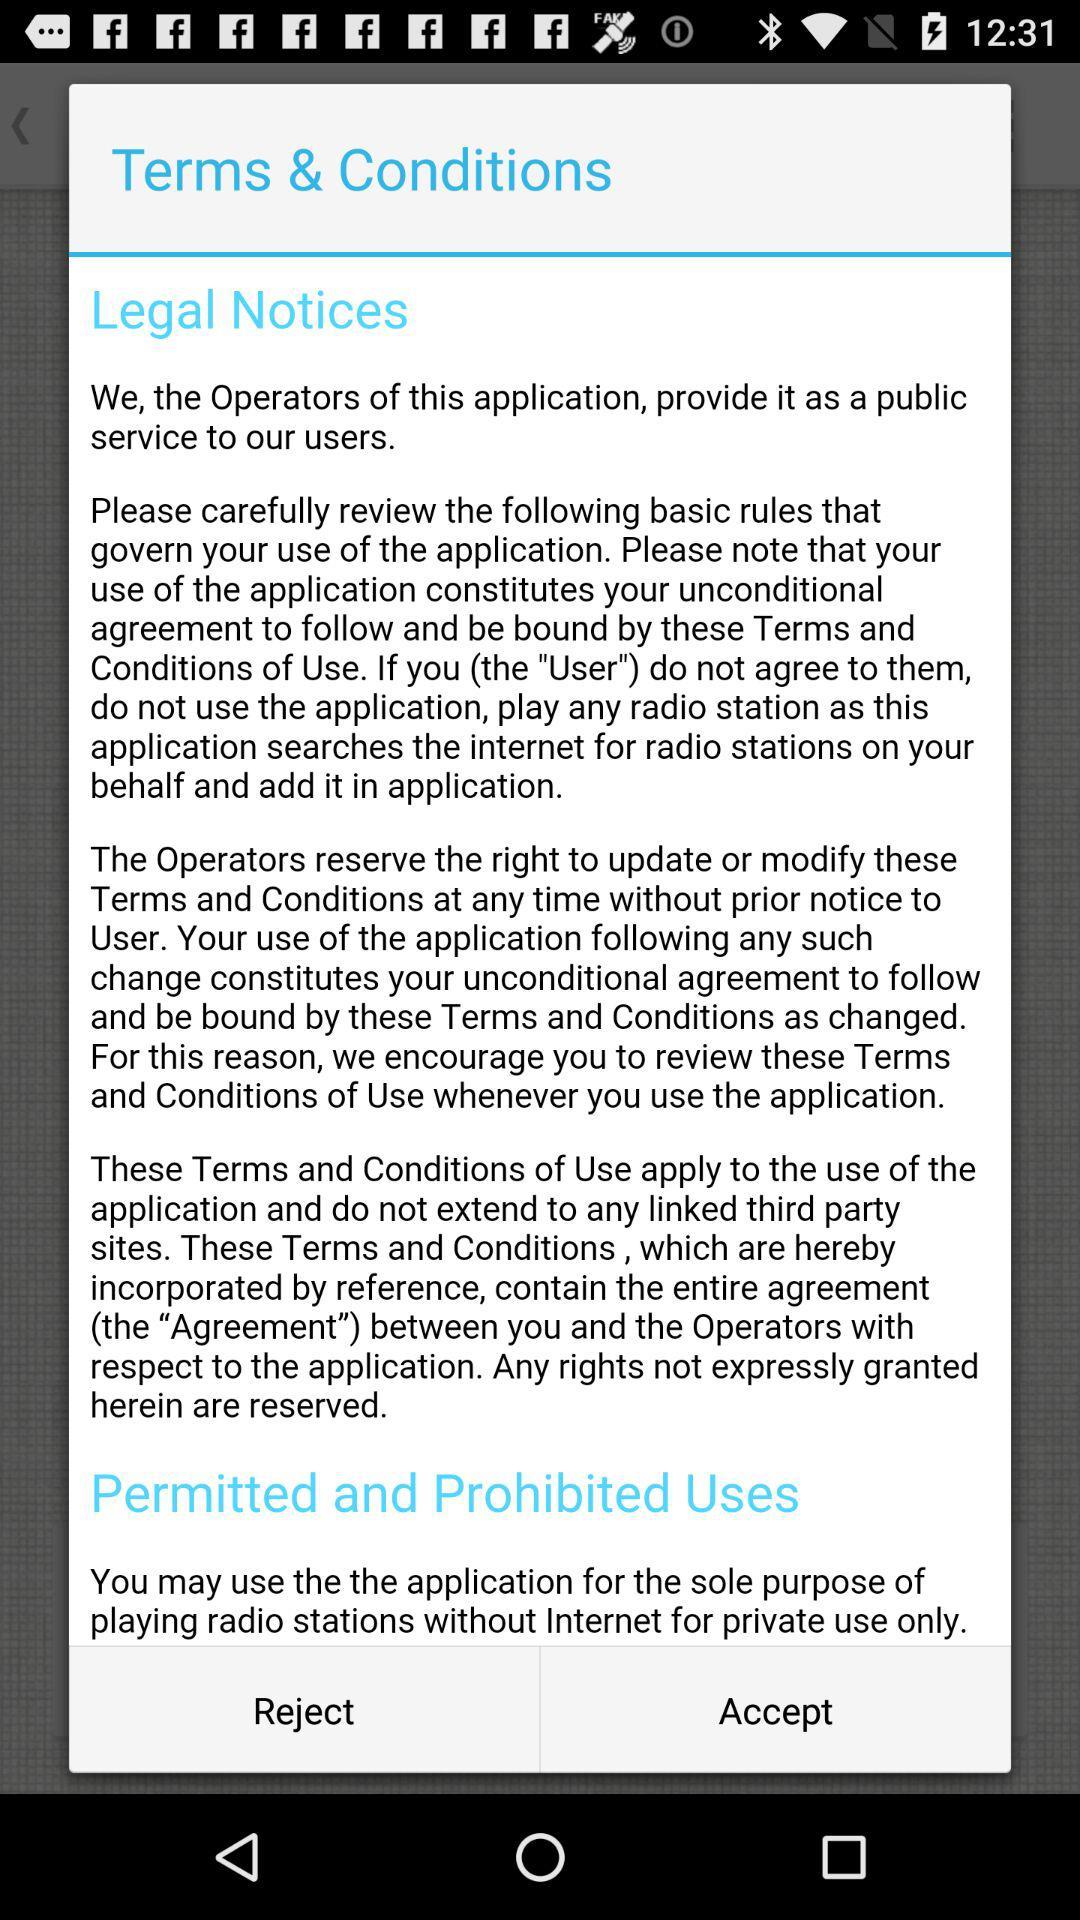  What do you see at coordinates (540, 950) in the screenshot?
I see `terms conditions` at bounding box center [540, 950].